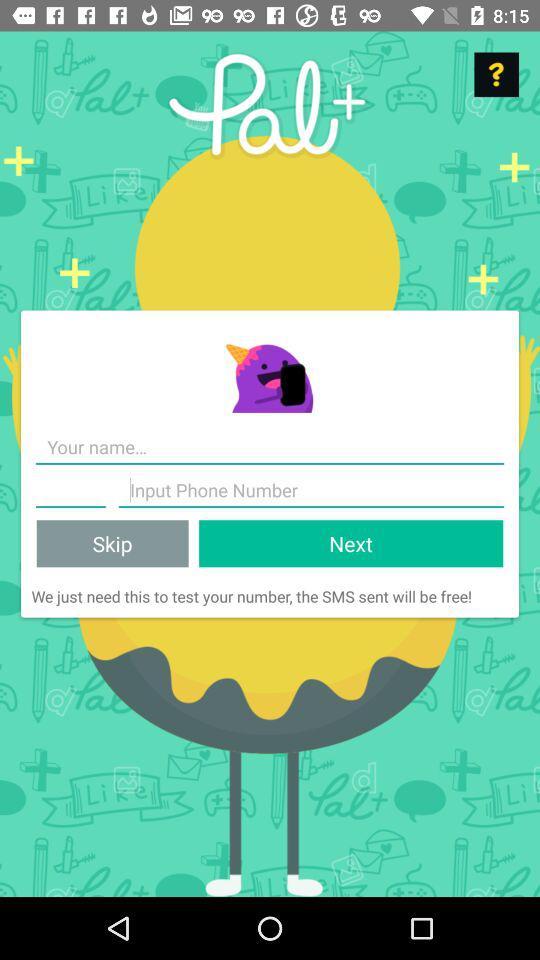 This screenshot has height=960, width=540. I want to click on learn more, so click(495, 74).